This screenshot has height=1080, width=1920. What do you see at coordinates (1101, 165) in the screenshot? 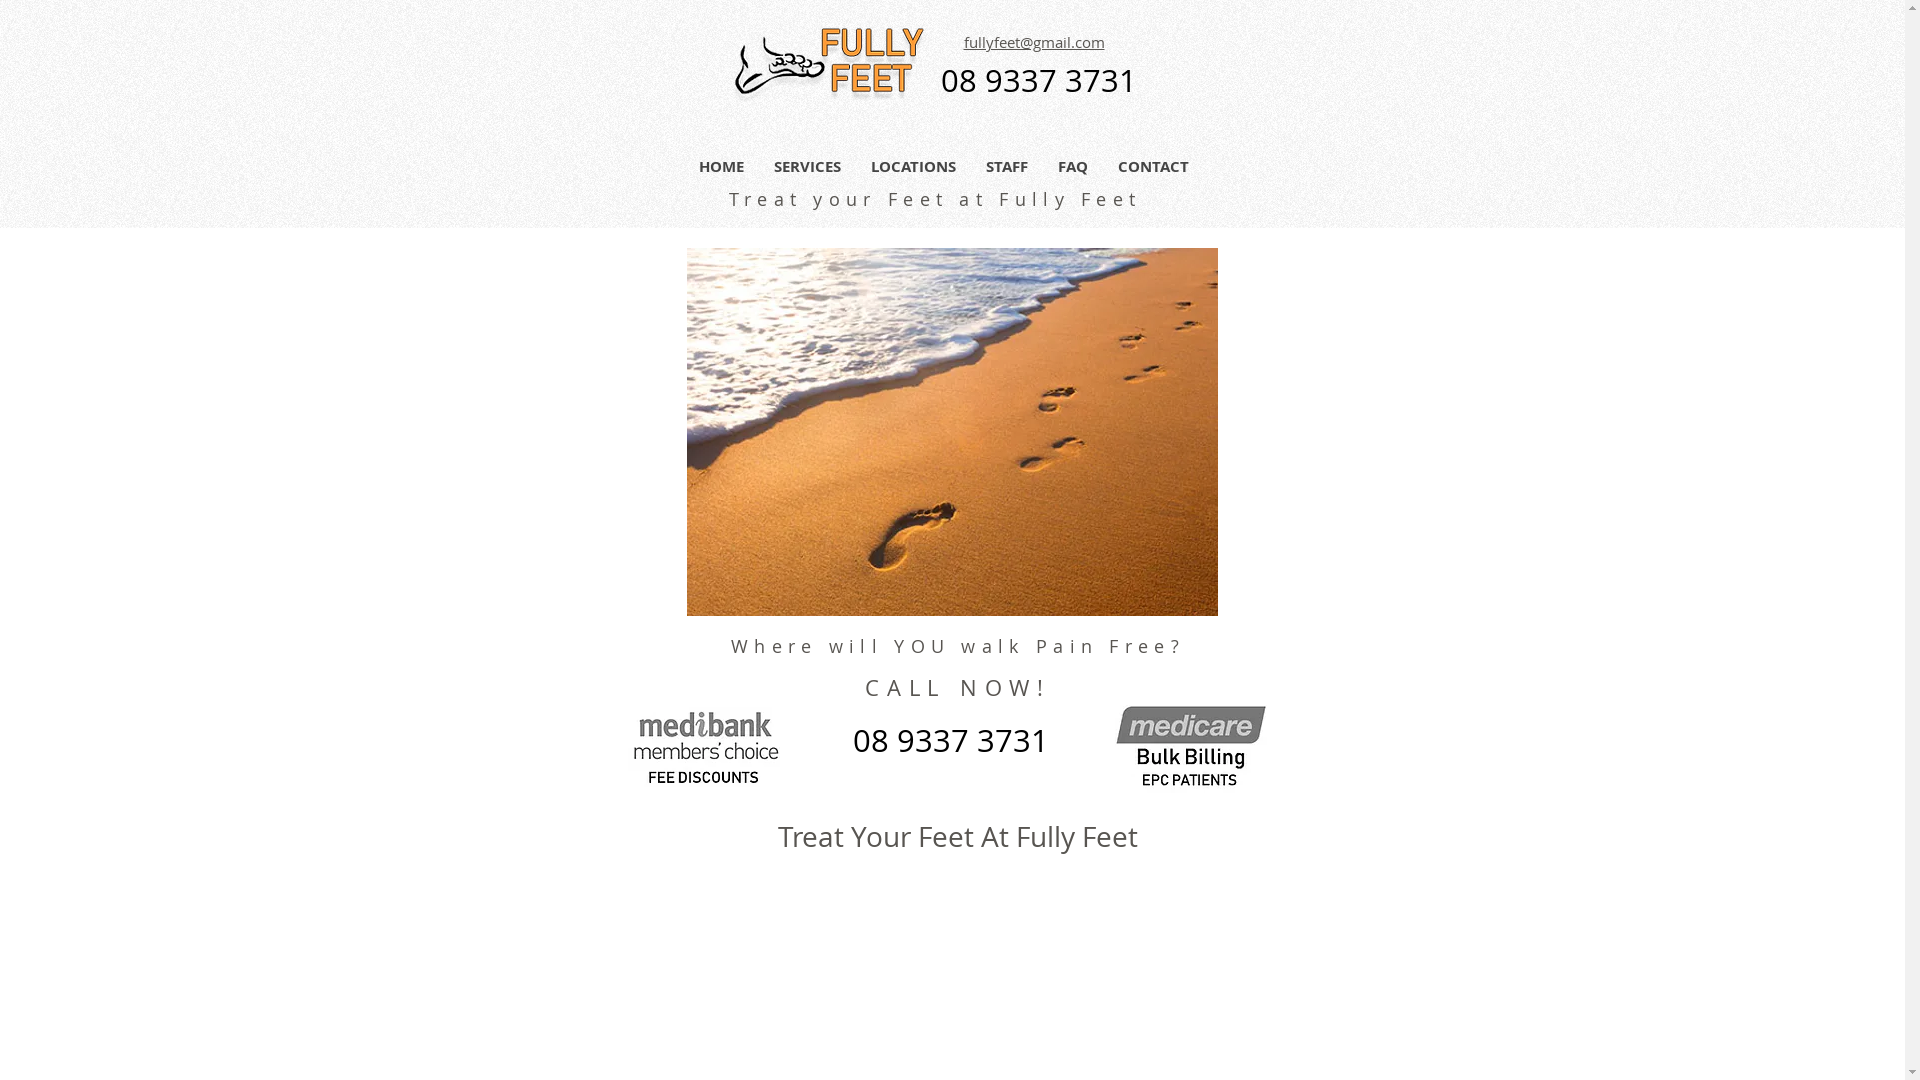
I see `'CONTACT'` at bounding box center [1101, 165].